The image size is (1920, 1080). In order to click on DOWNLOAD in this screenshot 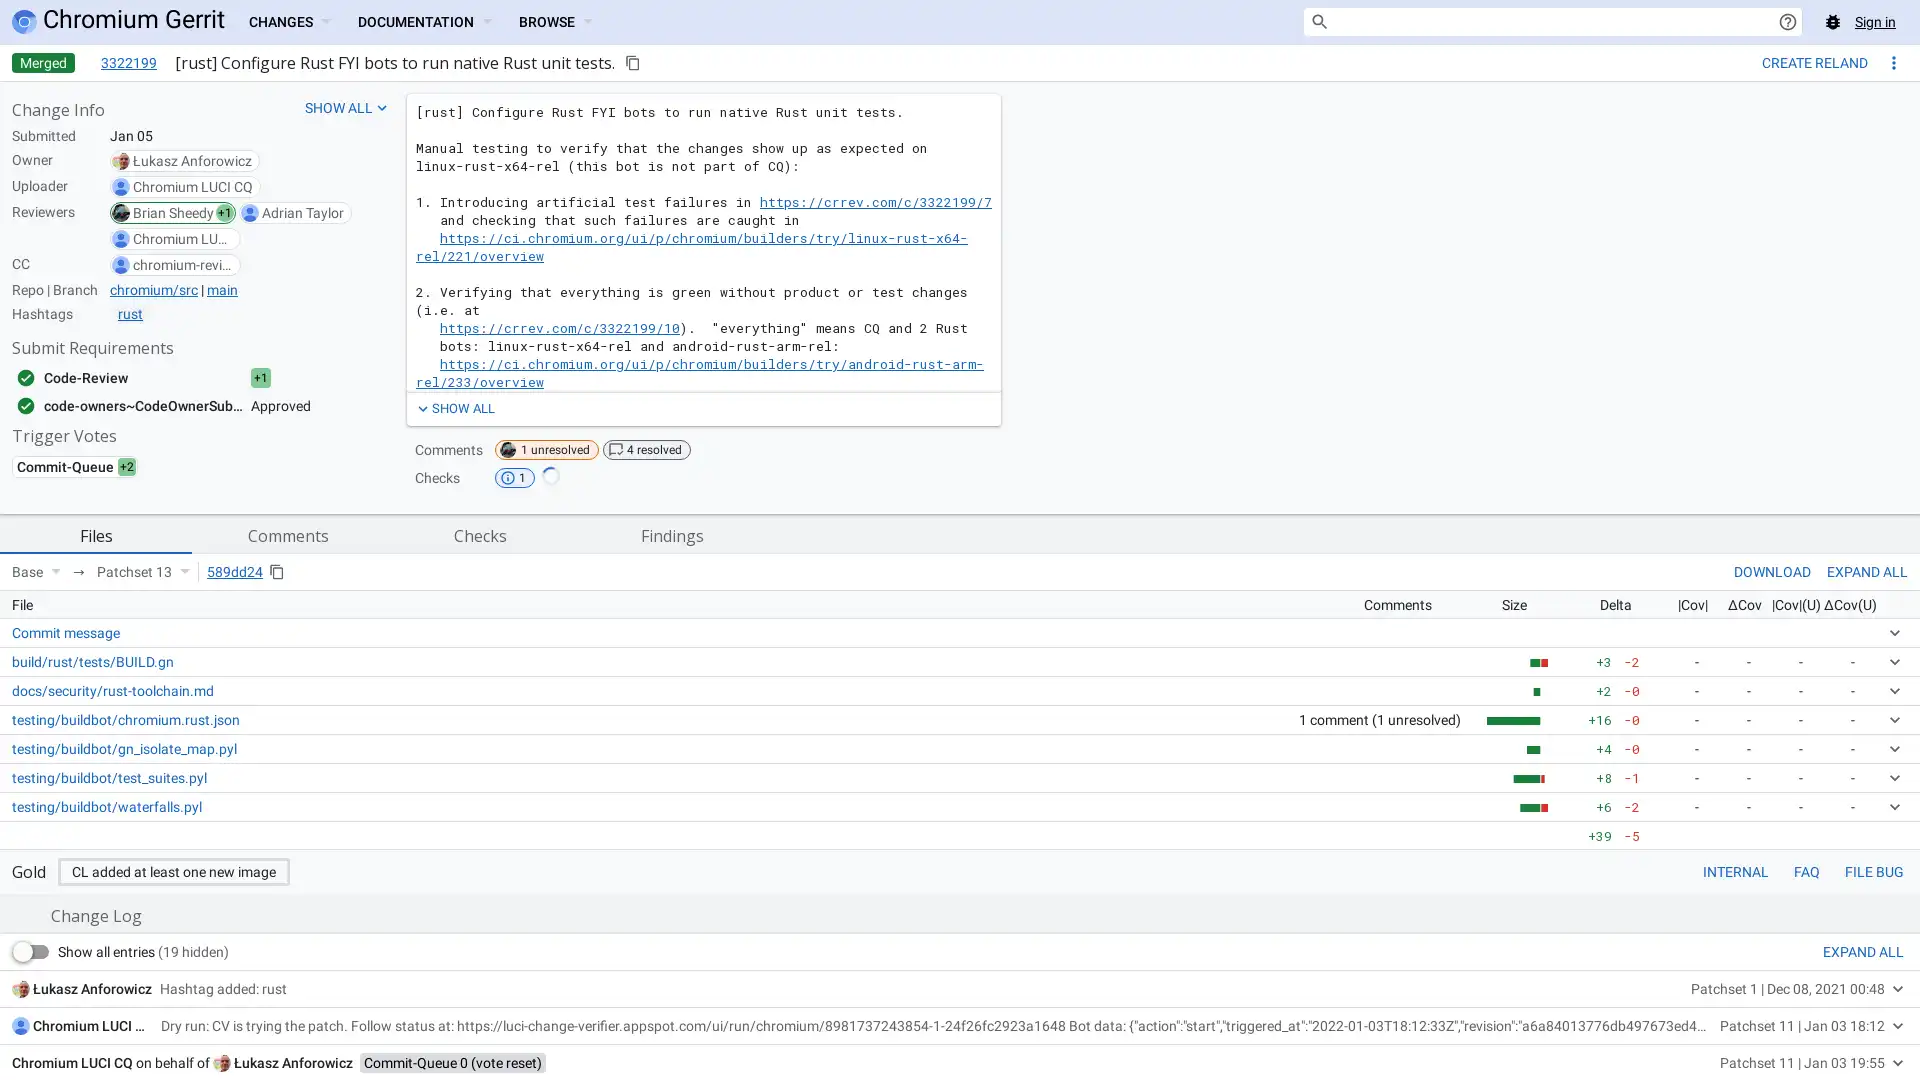, I will do `click(1772, 571)`.